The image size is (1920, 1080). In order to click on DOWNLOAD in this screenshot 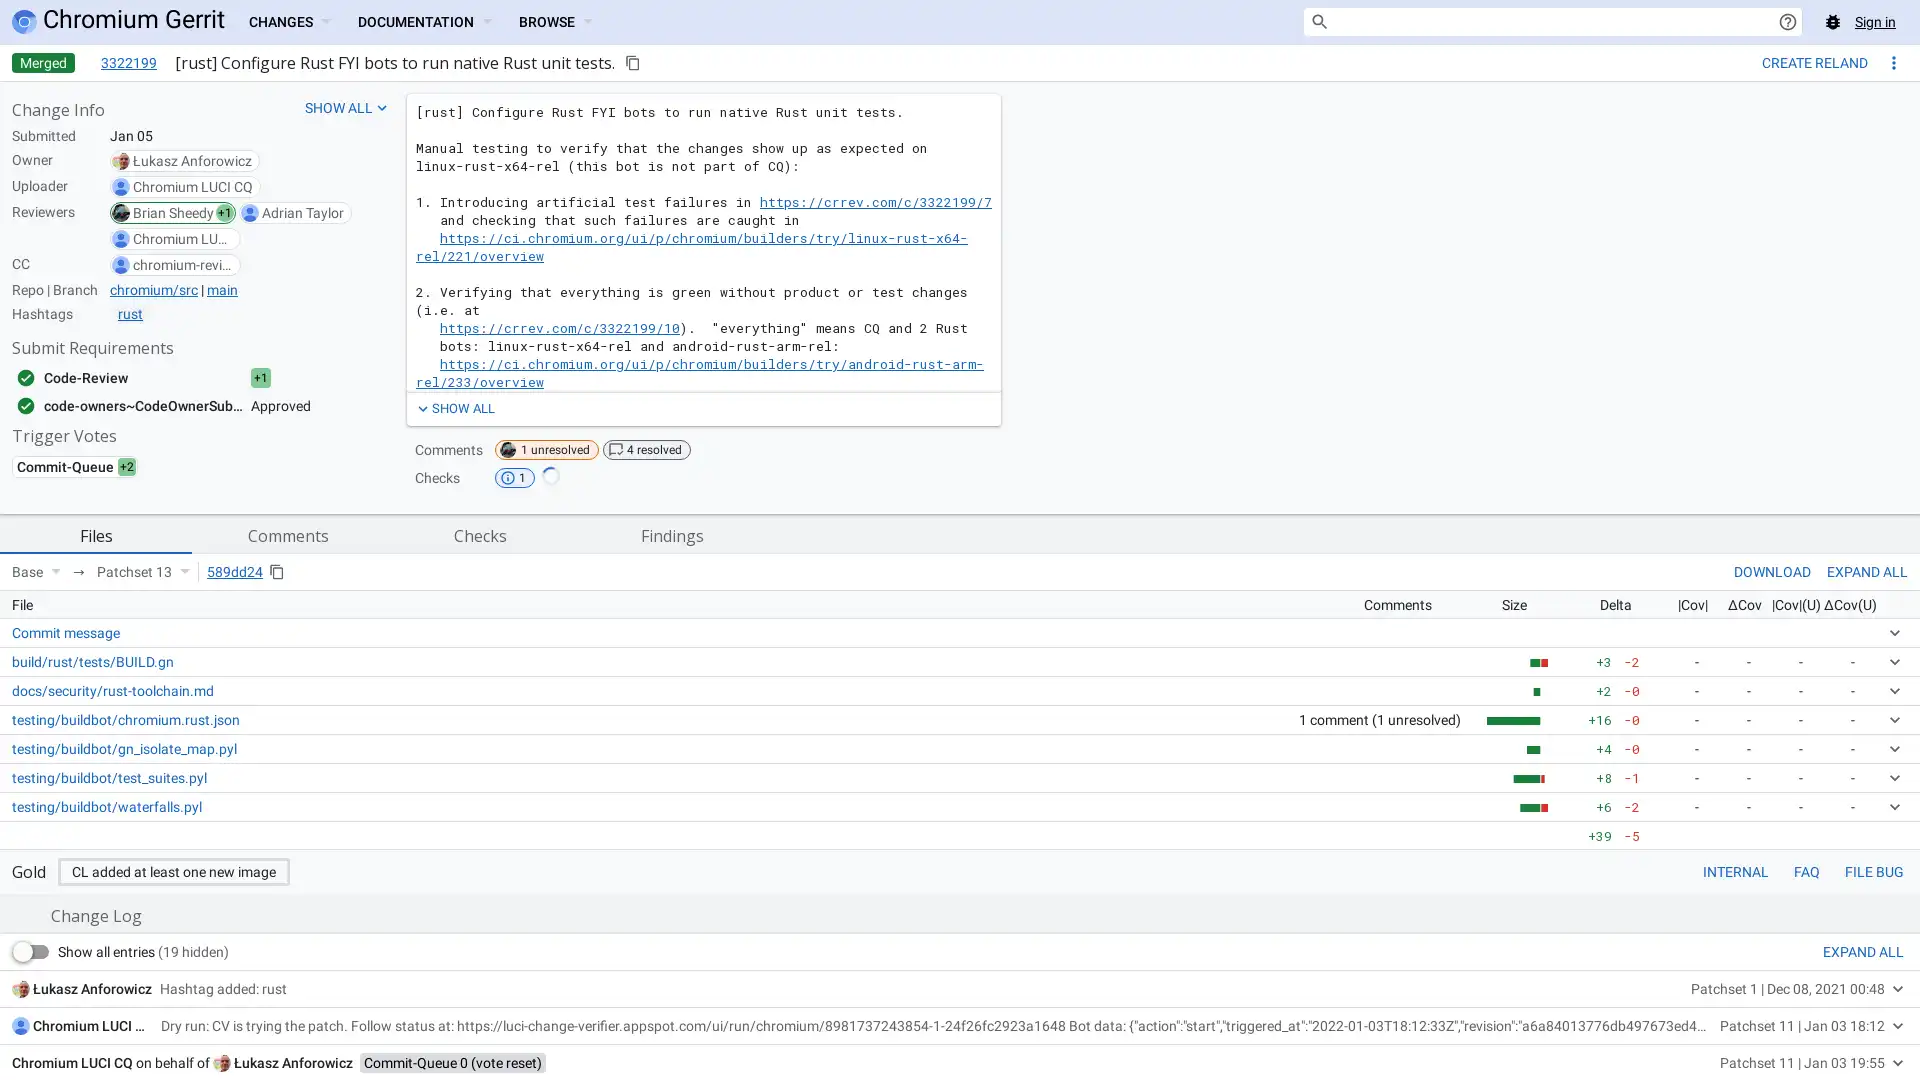, I will do `click(1772, 571)`.